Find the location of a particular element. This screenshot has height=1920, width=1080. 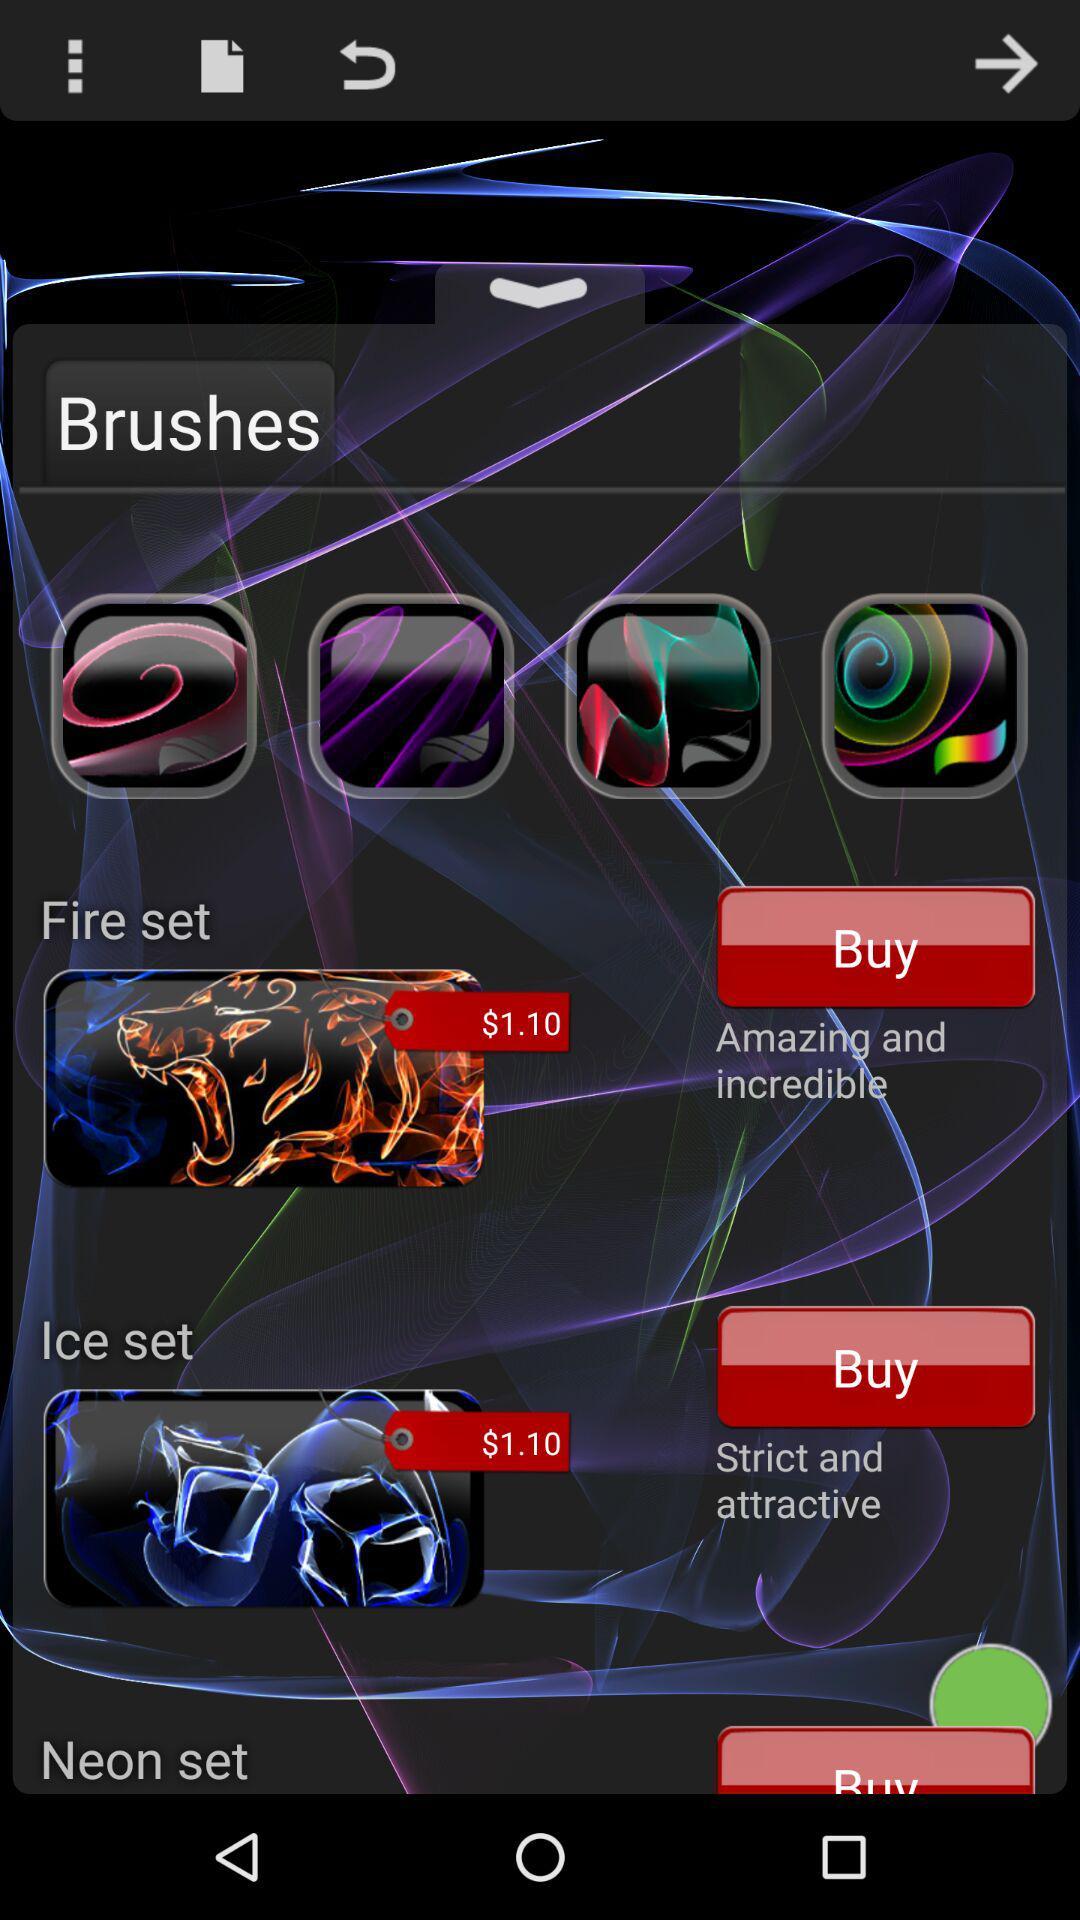

the expand_more icon is located at coordinates (540, 312).